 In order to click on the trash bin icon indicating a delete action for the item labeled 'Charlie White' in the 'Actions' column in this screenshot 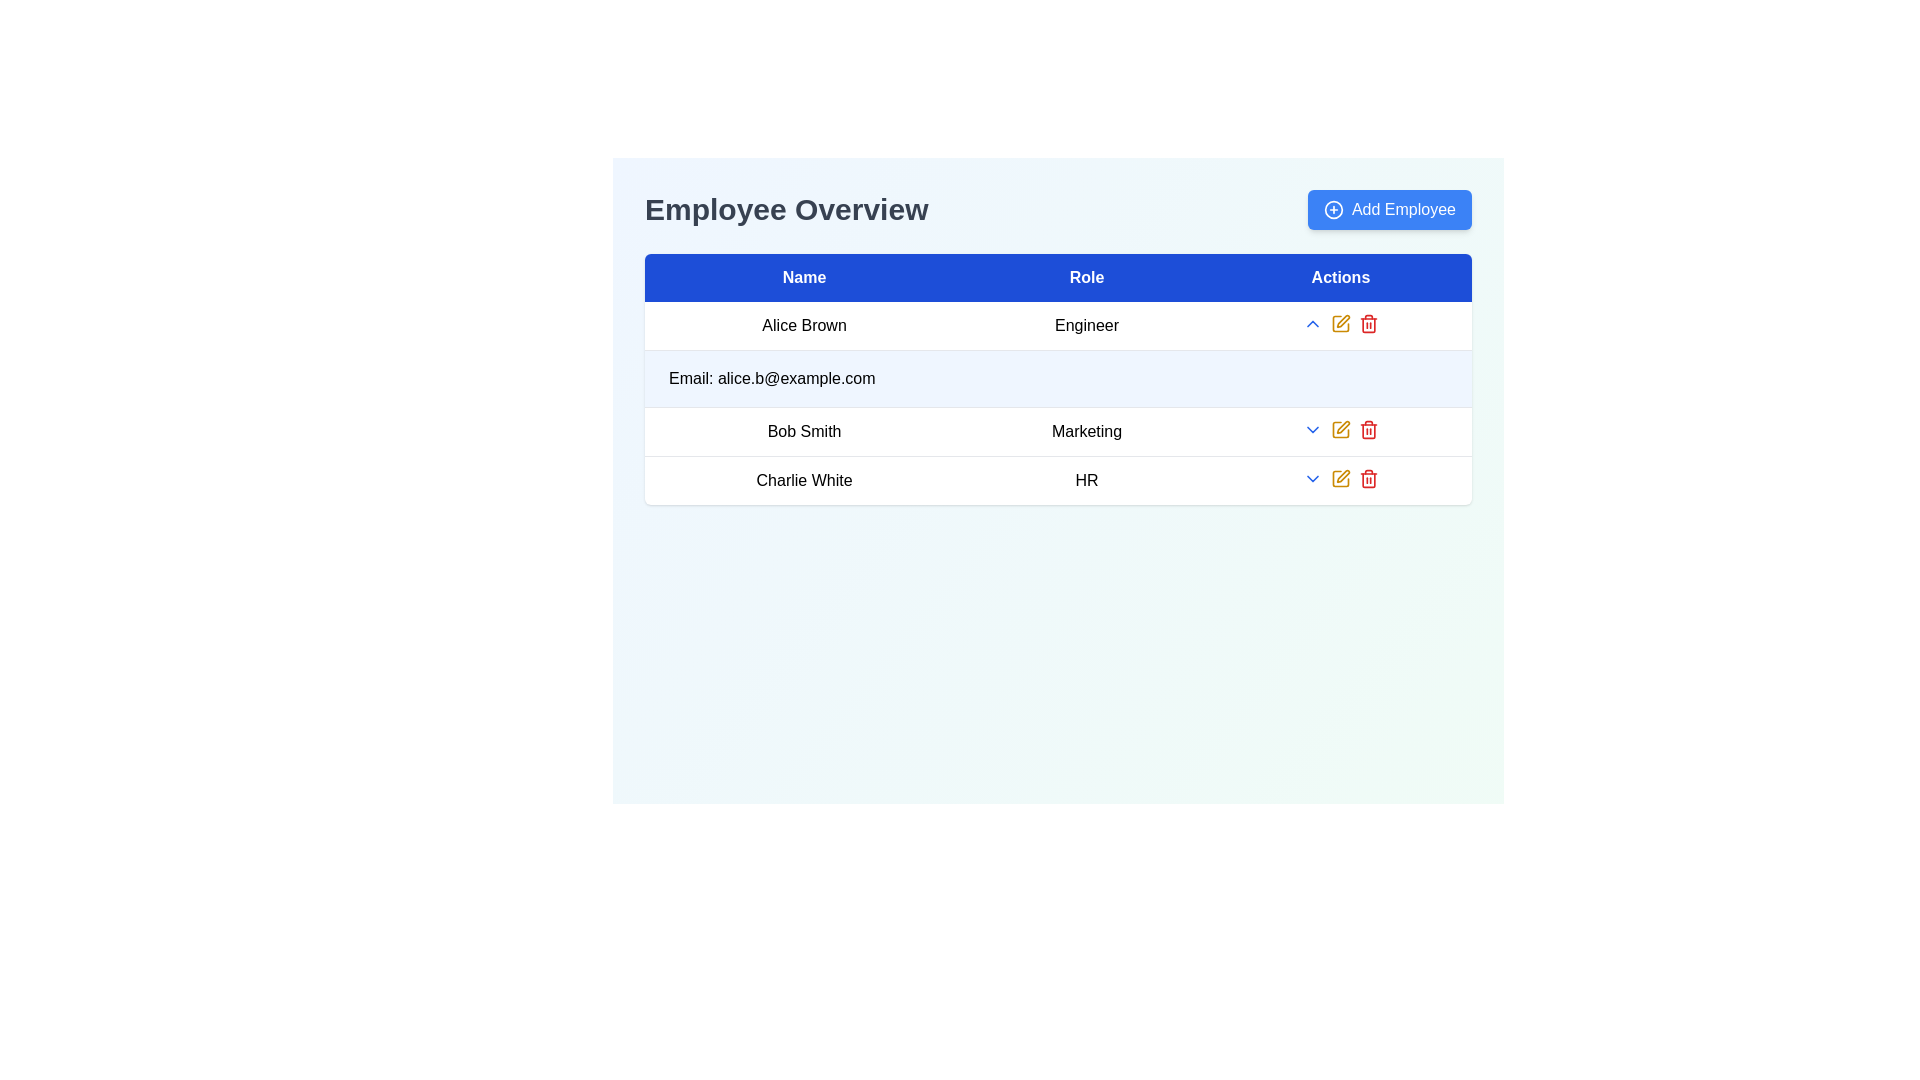, I will do `click(1367, 430)`.